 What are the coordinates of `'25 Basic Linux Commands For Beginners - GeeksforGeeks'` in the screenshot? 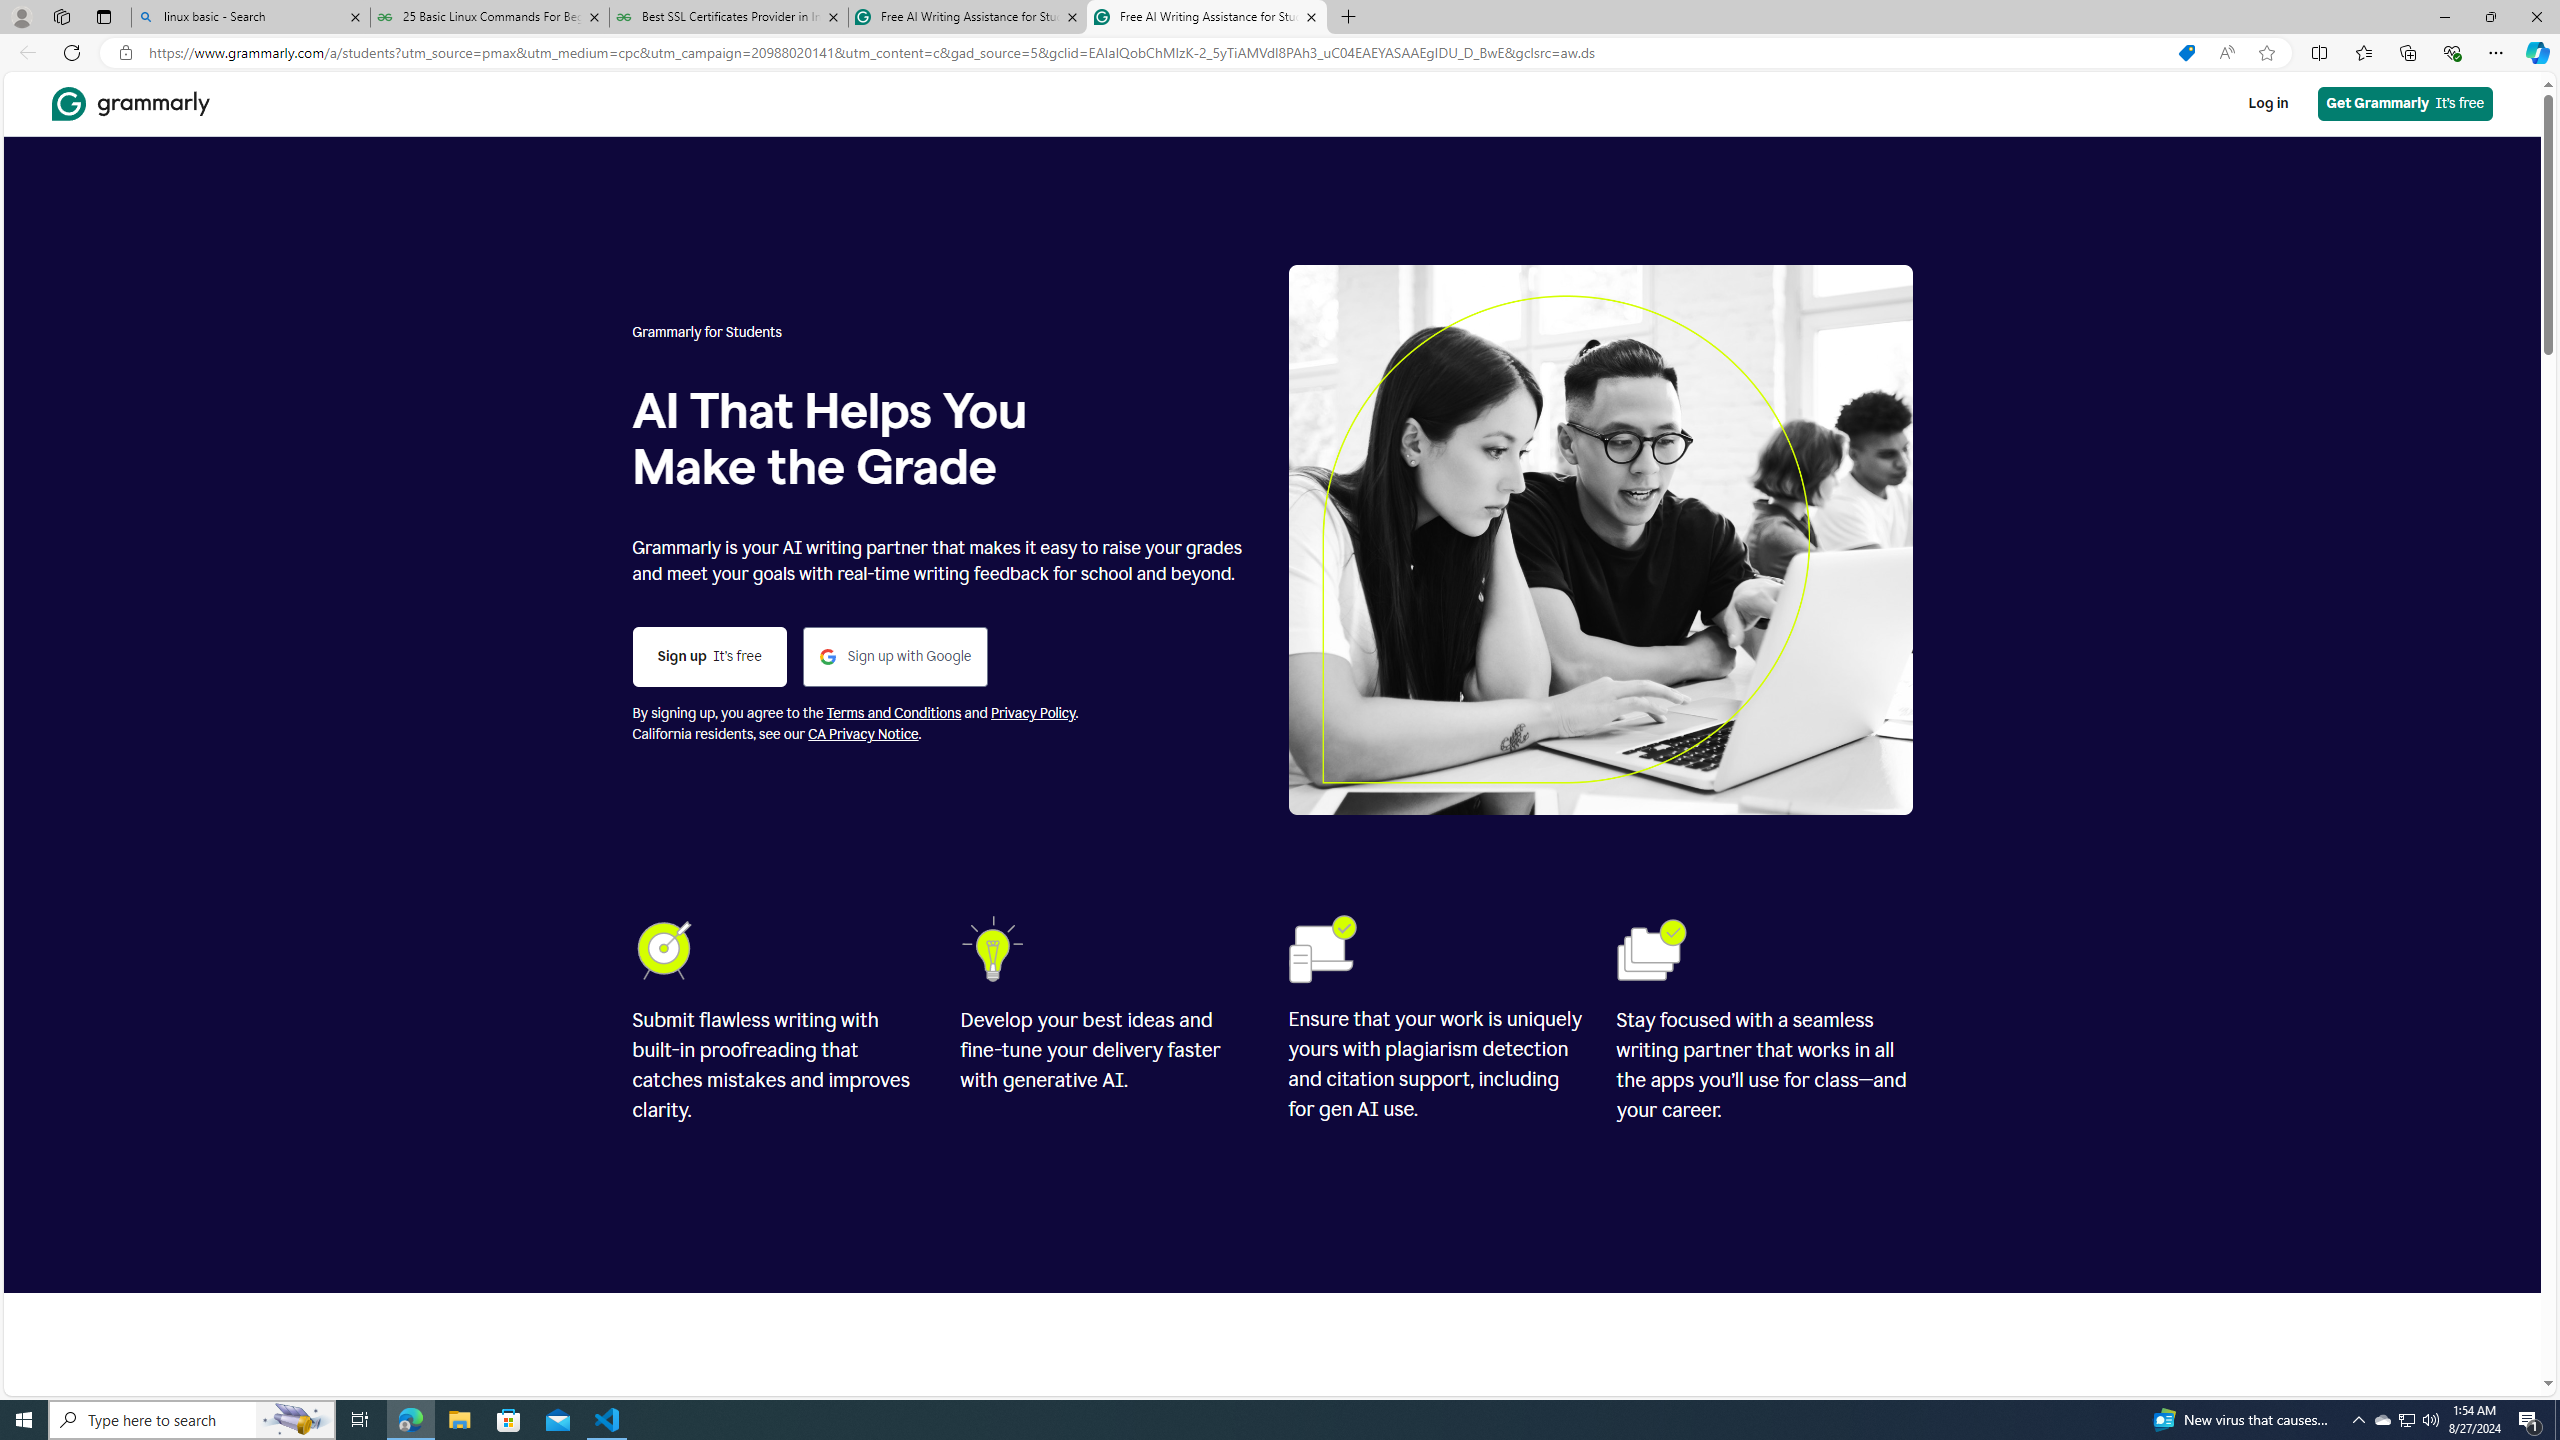 It's located at (488, 16).